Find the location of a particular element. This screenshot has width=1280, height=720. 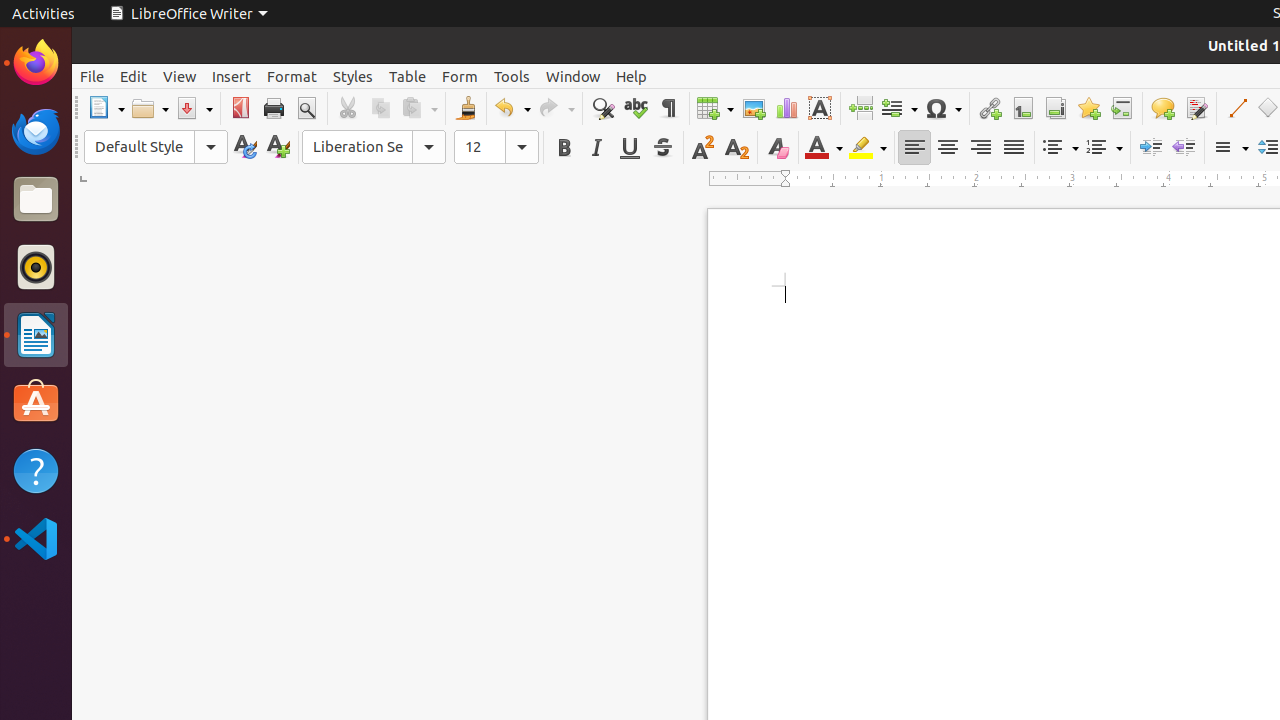

'Font Size' is located at coordinates (496, 146).